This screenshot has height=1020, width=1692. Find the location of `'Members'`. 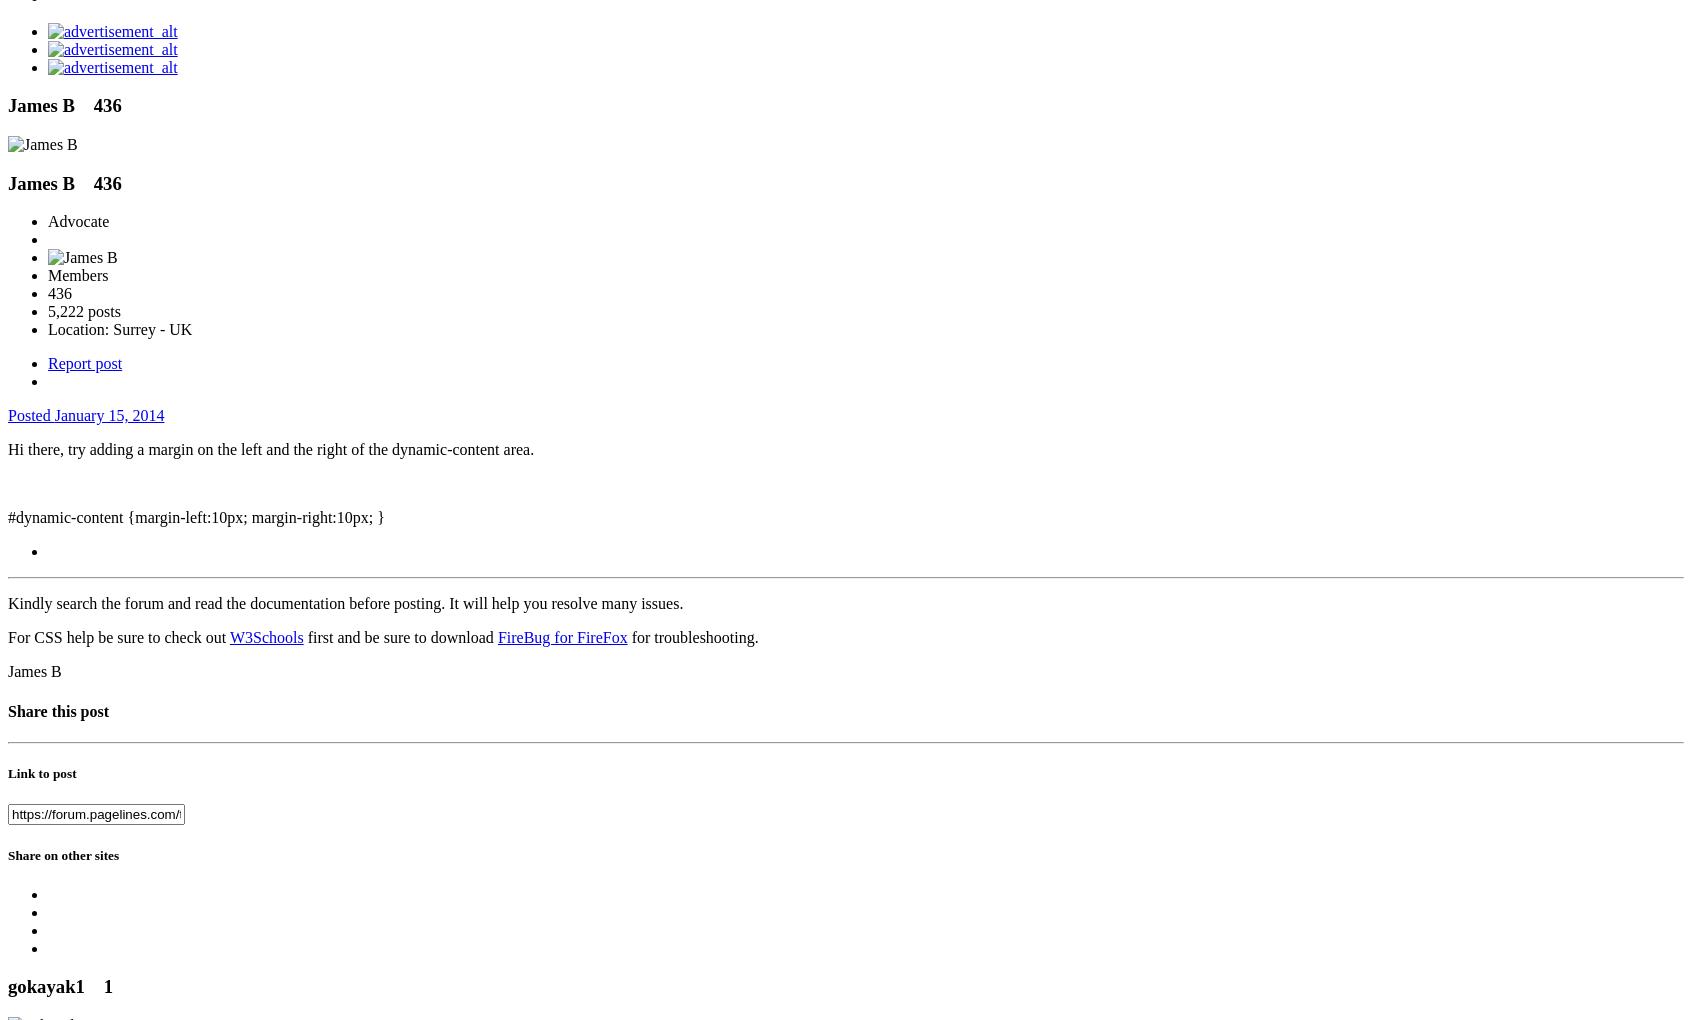

'Members' is located at coordinates (78, 274).